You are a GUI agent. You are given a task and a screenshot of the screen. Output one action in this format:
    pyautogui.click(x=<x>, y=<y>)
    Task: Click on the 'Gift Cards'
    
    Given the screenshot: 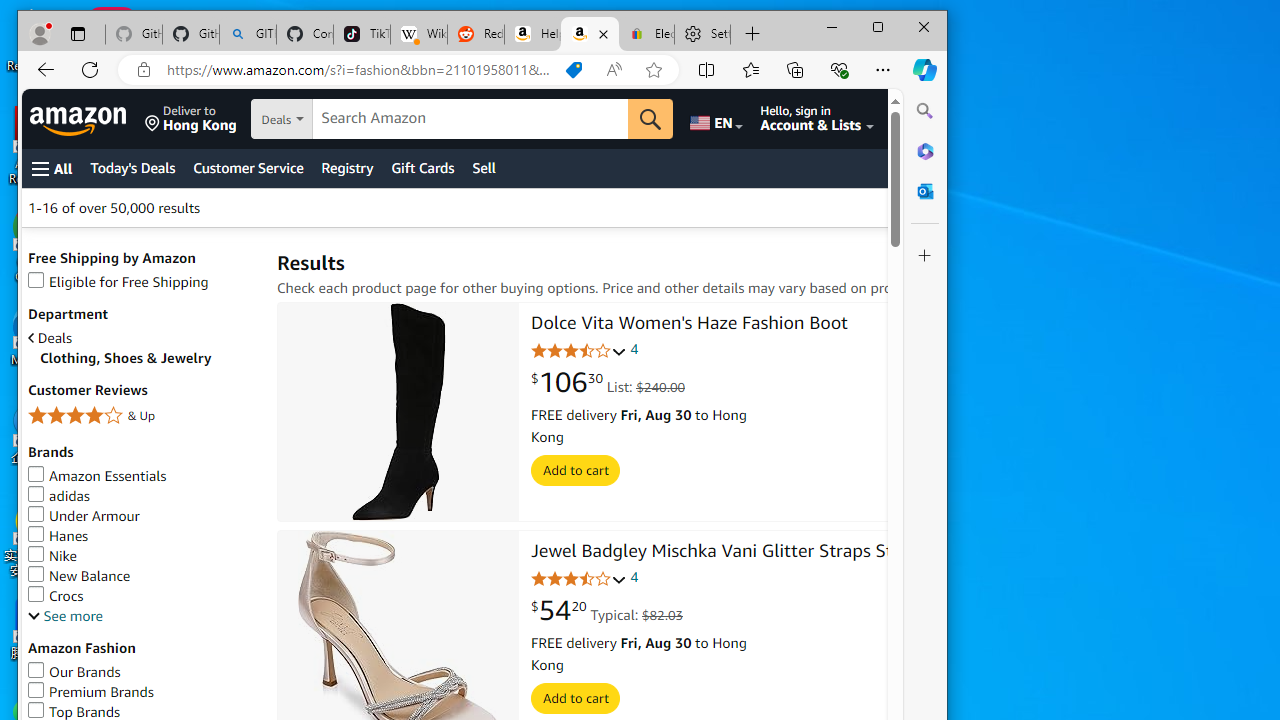 What is the action you would take?
    pyautogui.click(x=421, y=167)
    